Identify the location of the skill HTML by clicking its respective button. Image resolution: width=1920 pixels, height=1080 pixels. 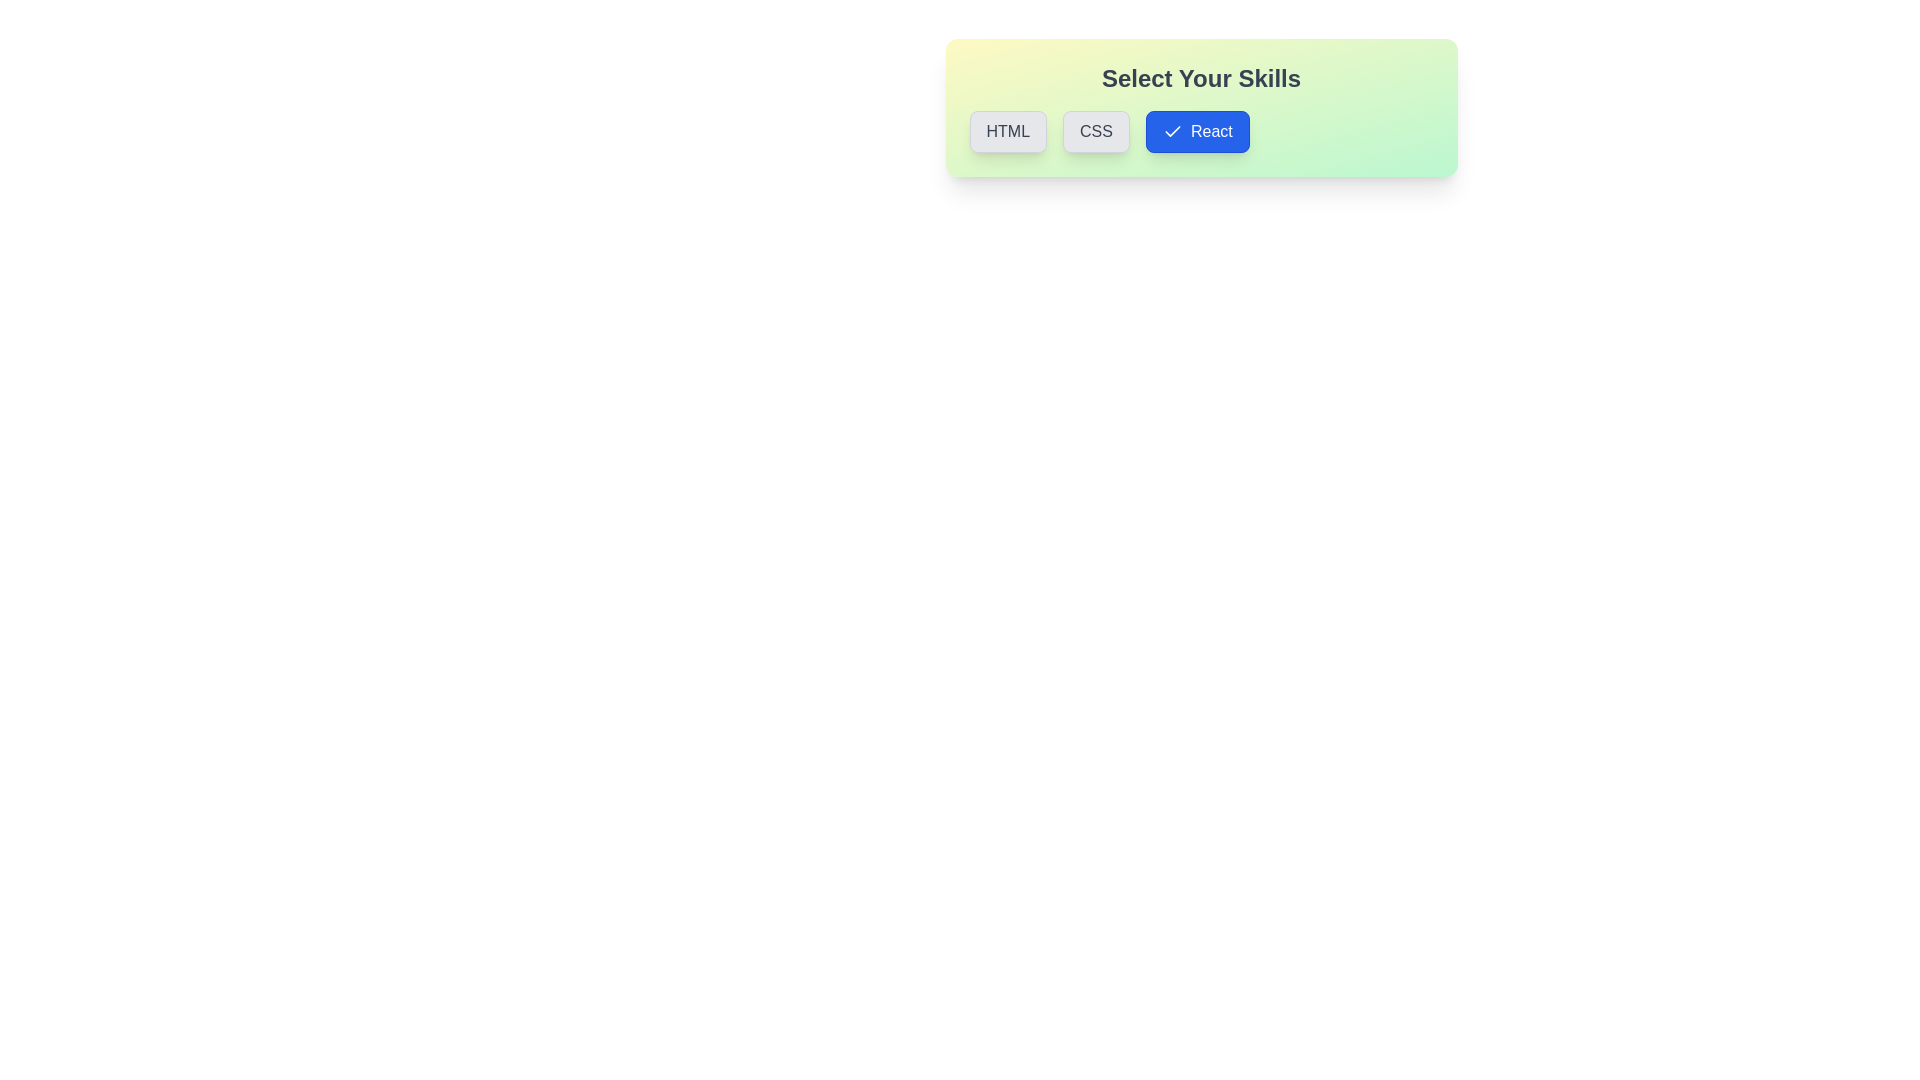
(1008, 131).